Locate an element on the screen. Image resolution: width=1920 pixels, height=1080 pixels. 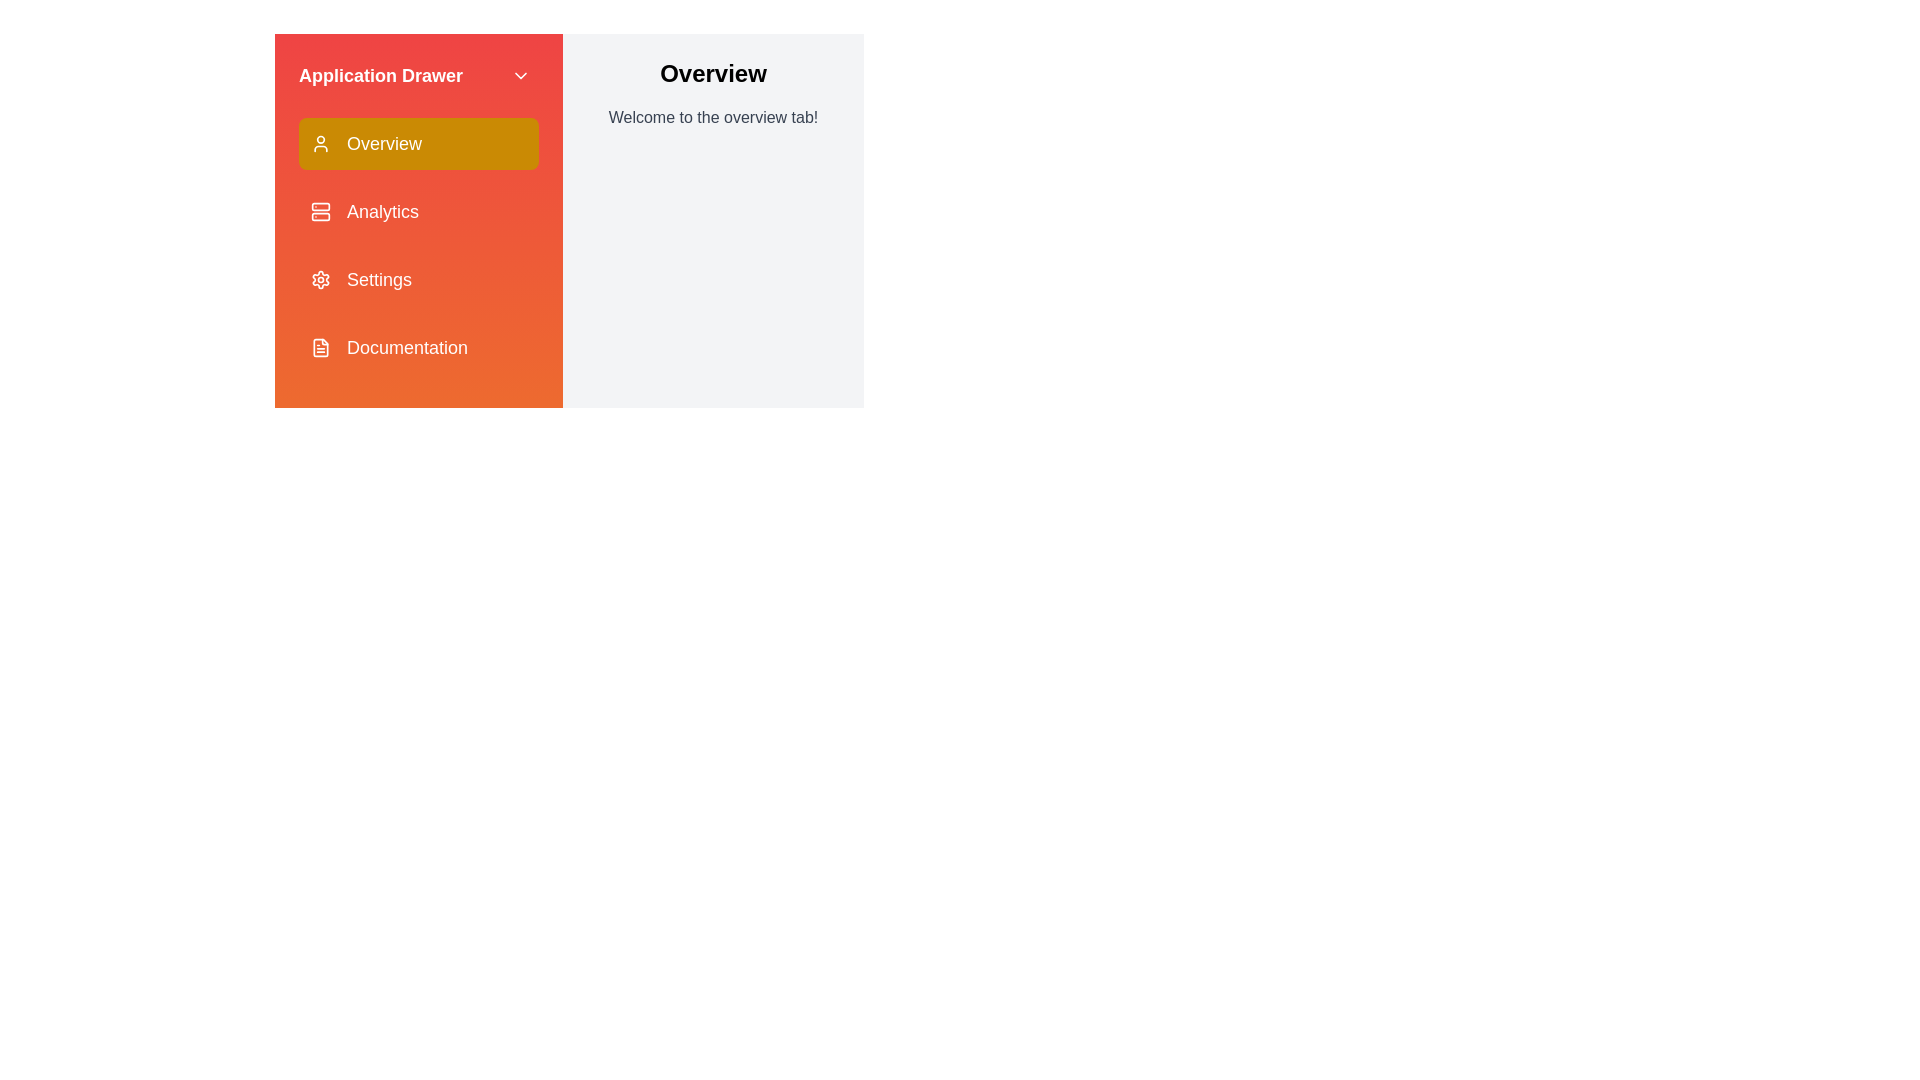
the tab labeled Overview in the drawer to select it is located at coordinates (417, 142).